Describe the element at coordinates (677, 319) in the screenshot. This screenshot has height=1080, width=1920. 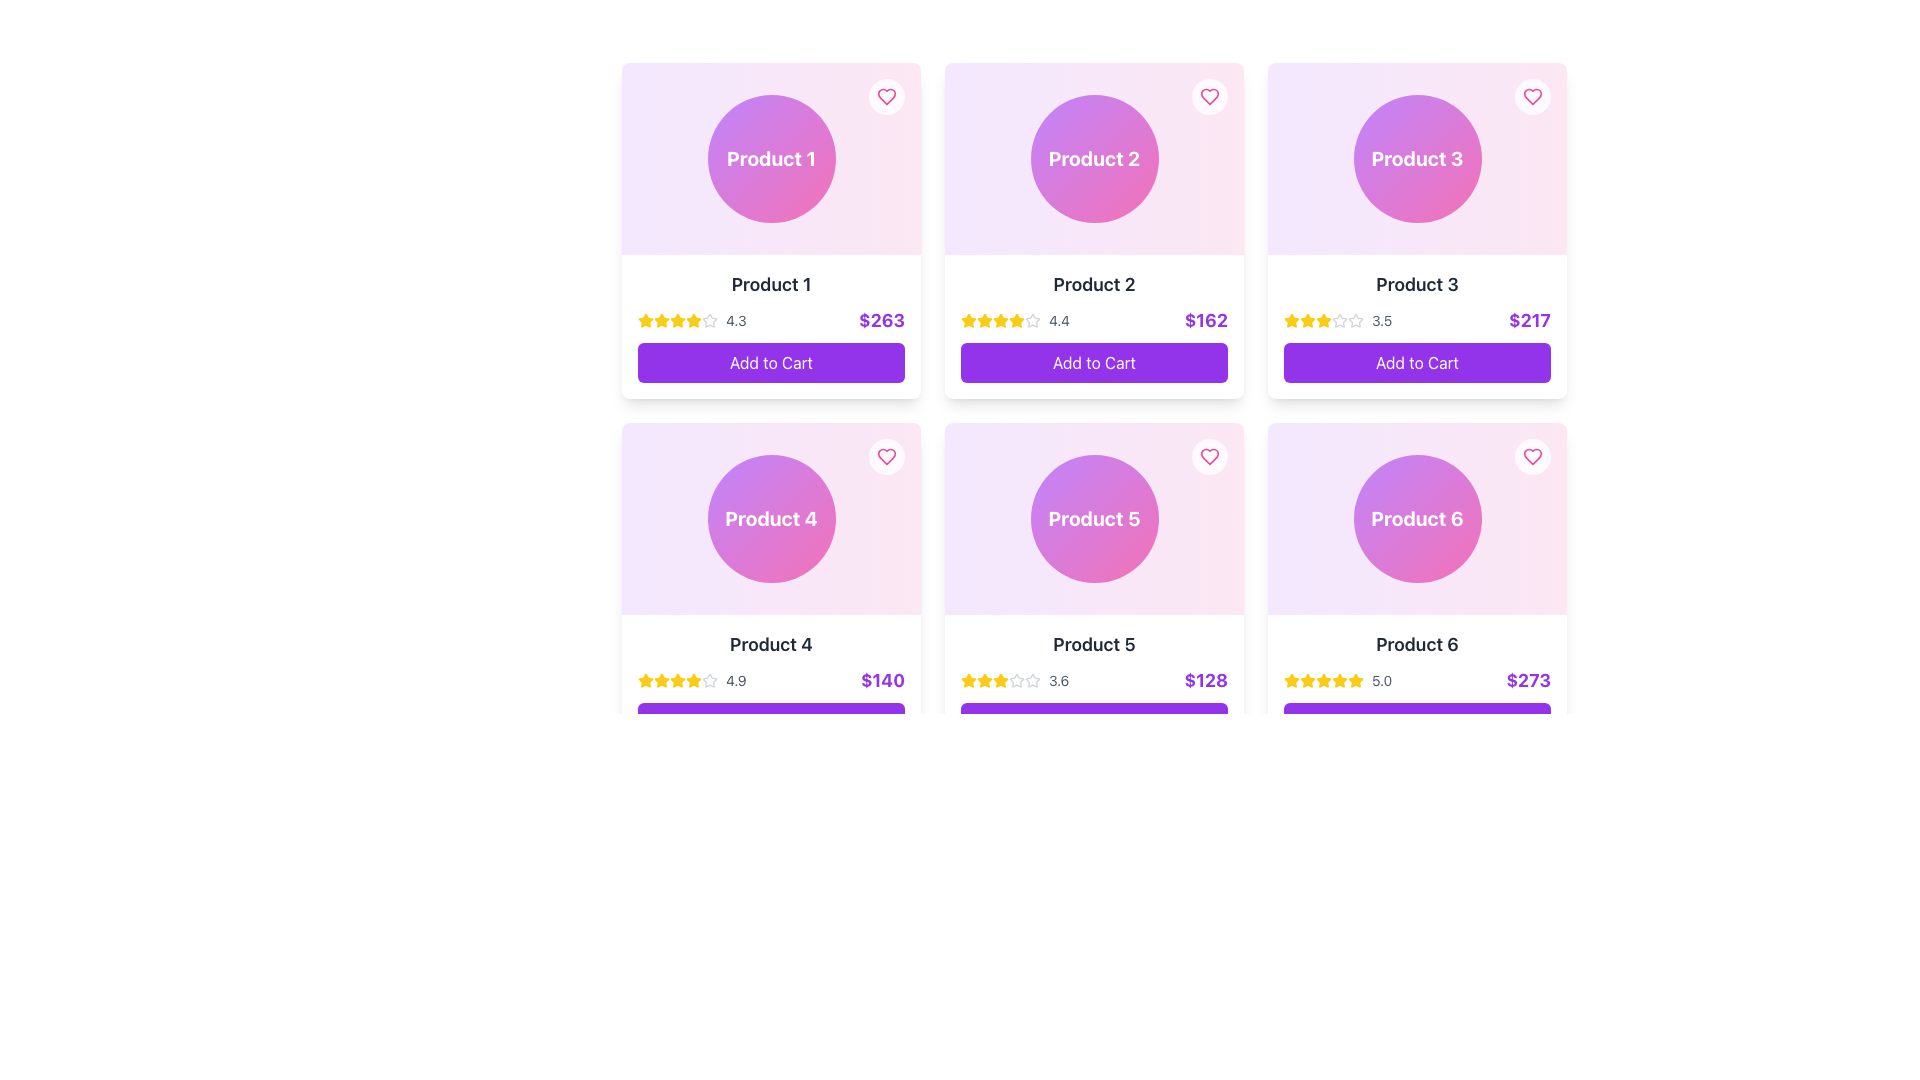
I see `the fourth star in the rating system for 'Product 1'` at that location.